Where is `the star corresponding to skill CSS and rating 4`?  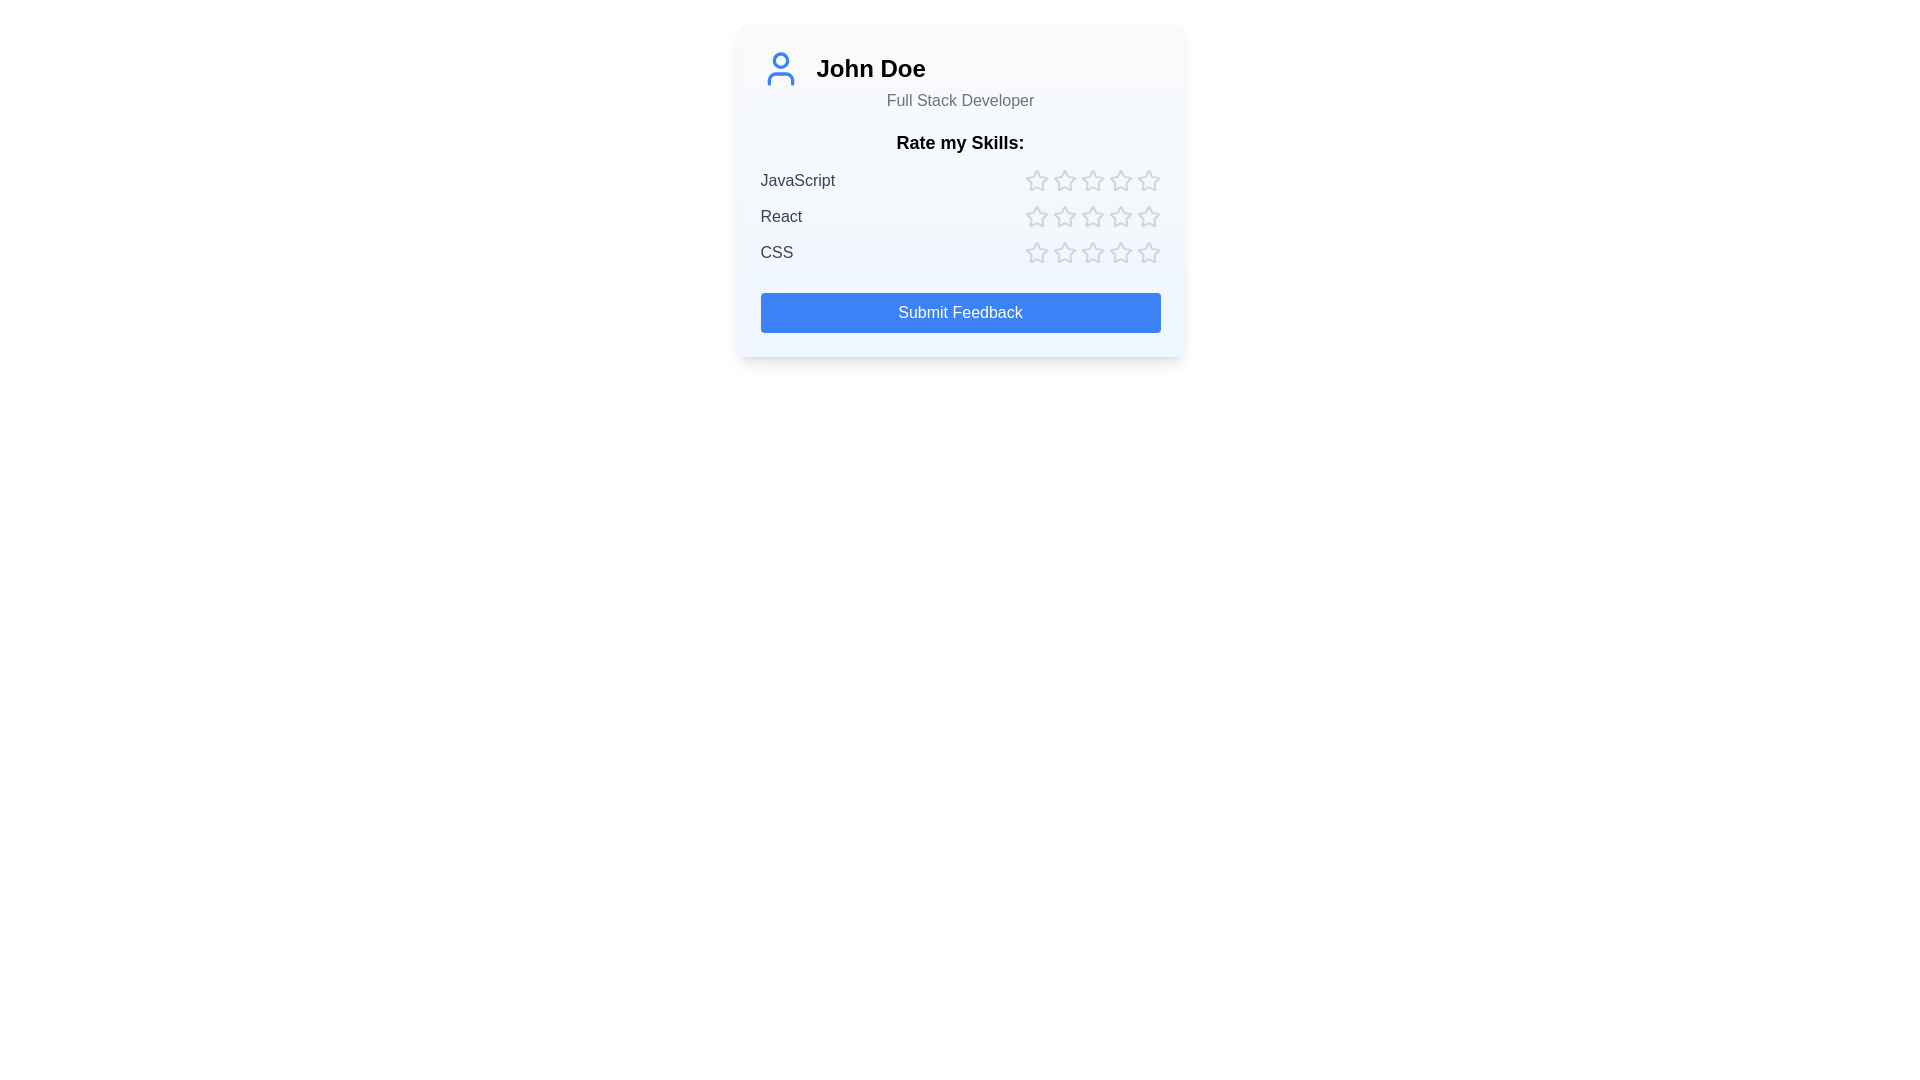
the star corresponding to skill CSS and rating 4 is located at coordinates (1120, 252).